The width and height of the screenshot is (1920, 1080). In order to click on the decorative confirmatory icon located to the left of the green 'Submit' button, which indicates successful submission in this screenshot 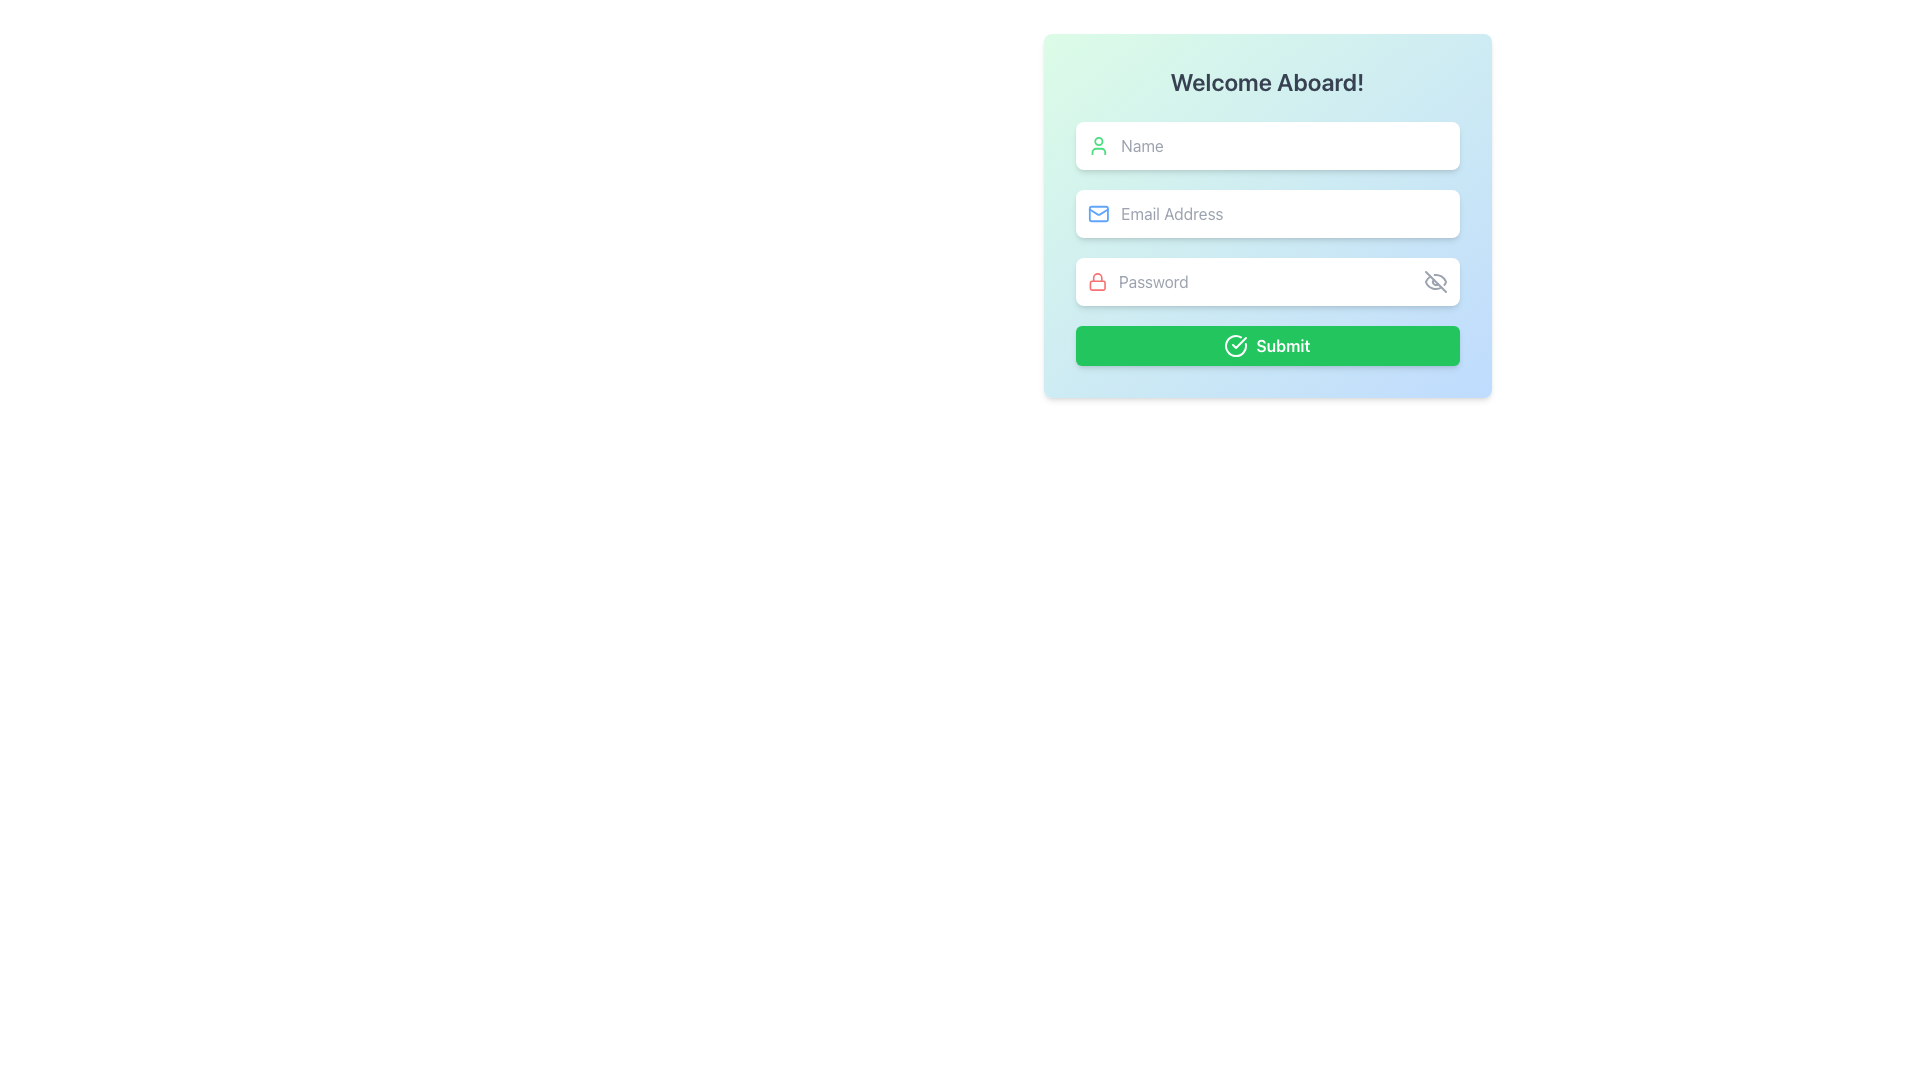, I will do `click(1235, 345)`.